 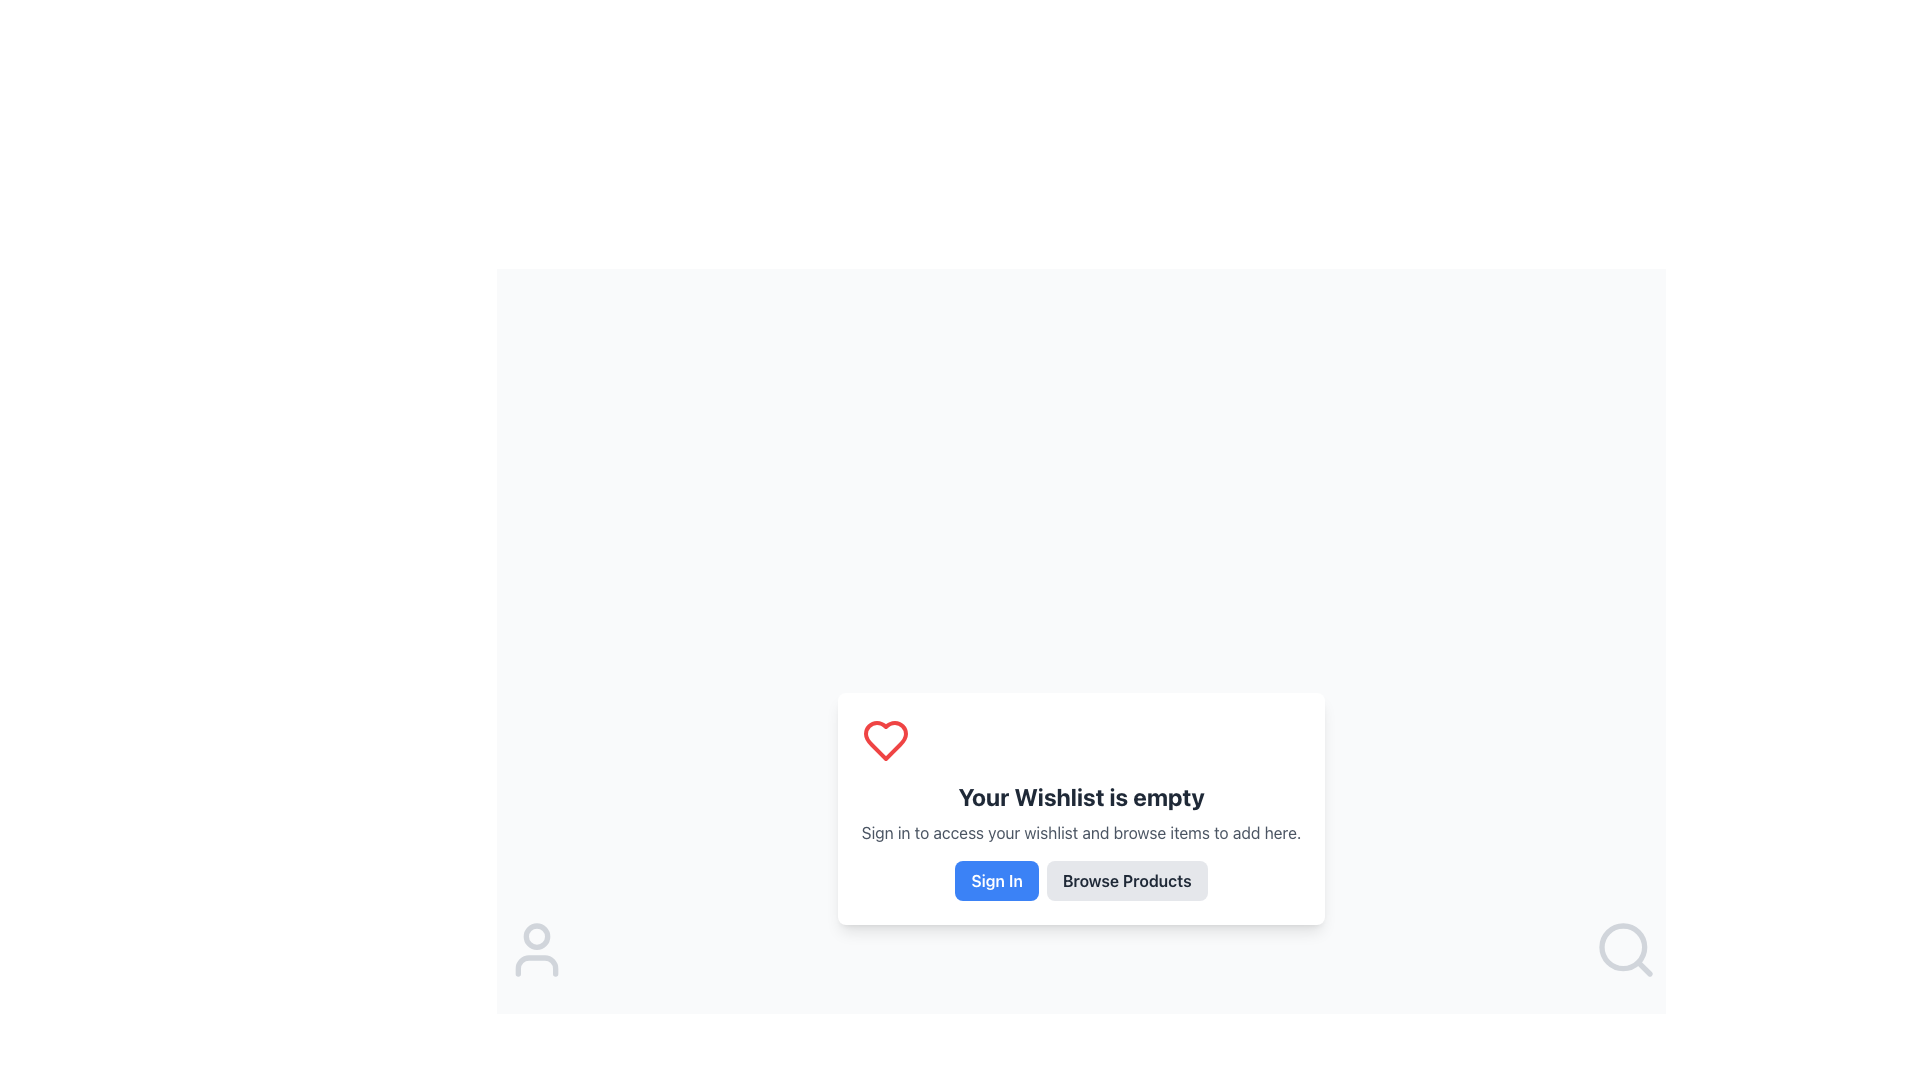 I want to click on the Wishlist vector icon located at the top section of the card displaying 'Your Wishlist is empty.', so click(x=884, y=740).